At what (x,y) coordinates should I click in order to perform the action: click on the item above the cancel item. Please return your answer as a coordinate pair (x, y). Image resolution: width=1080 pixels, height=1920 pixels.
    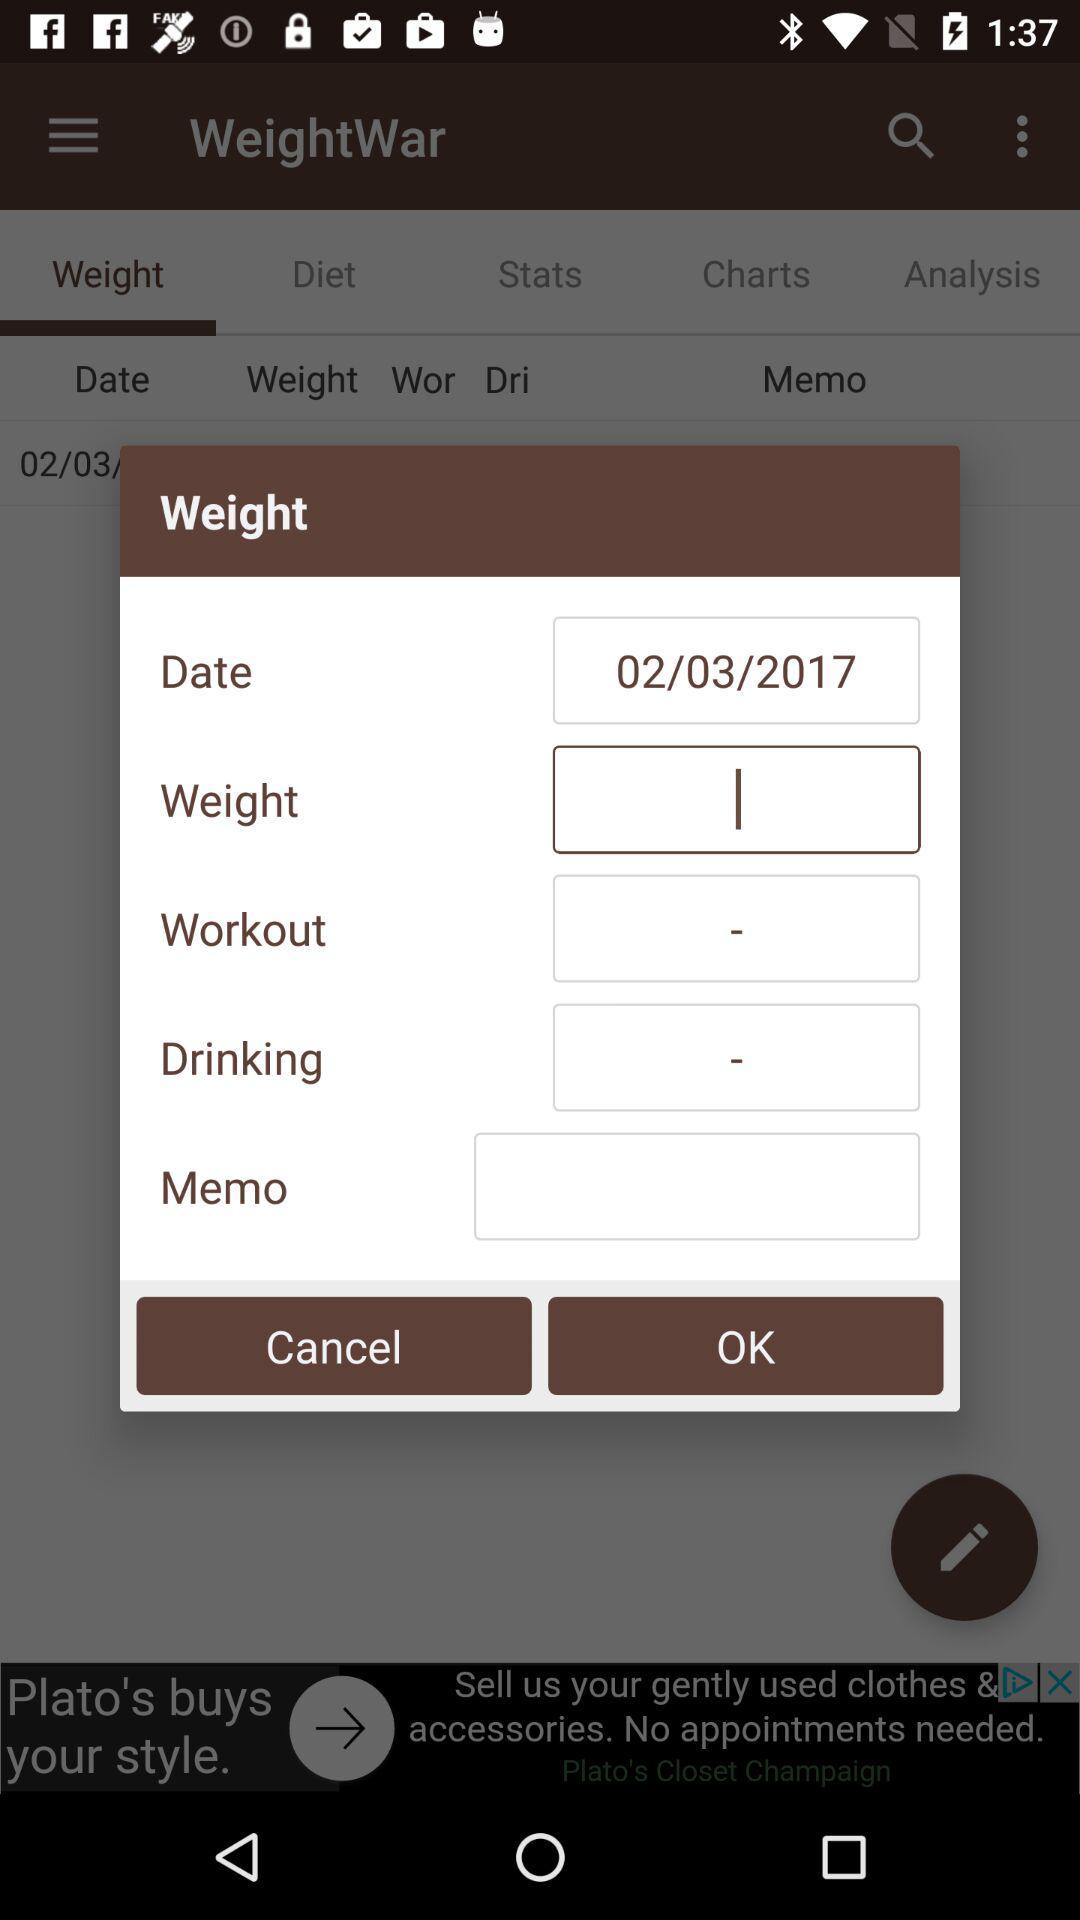
    Looking at the image, I should click on (696, 1186).